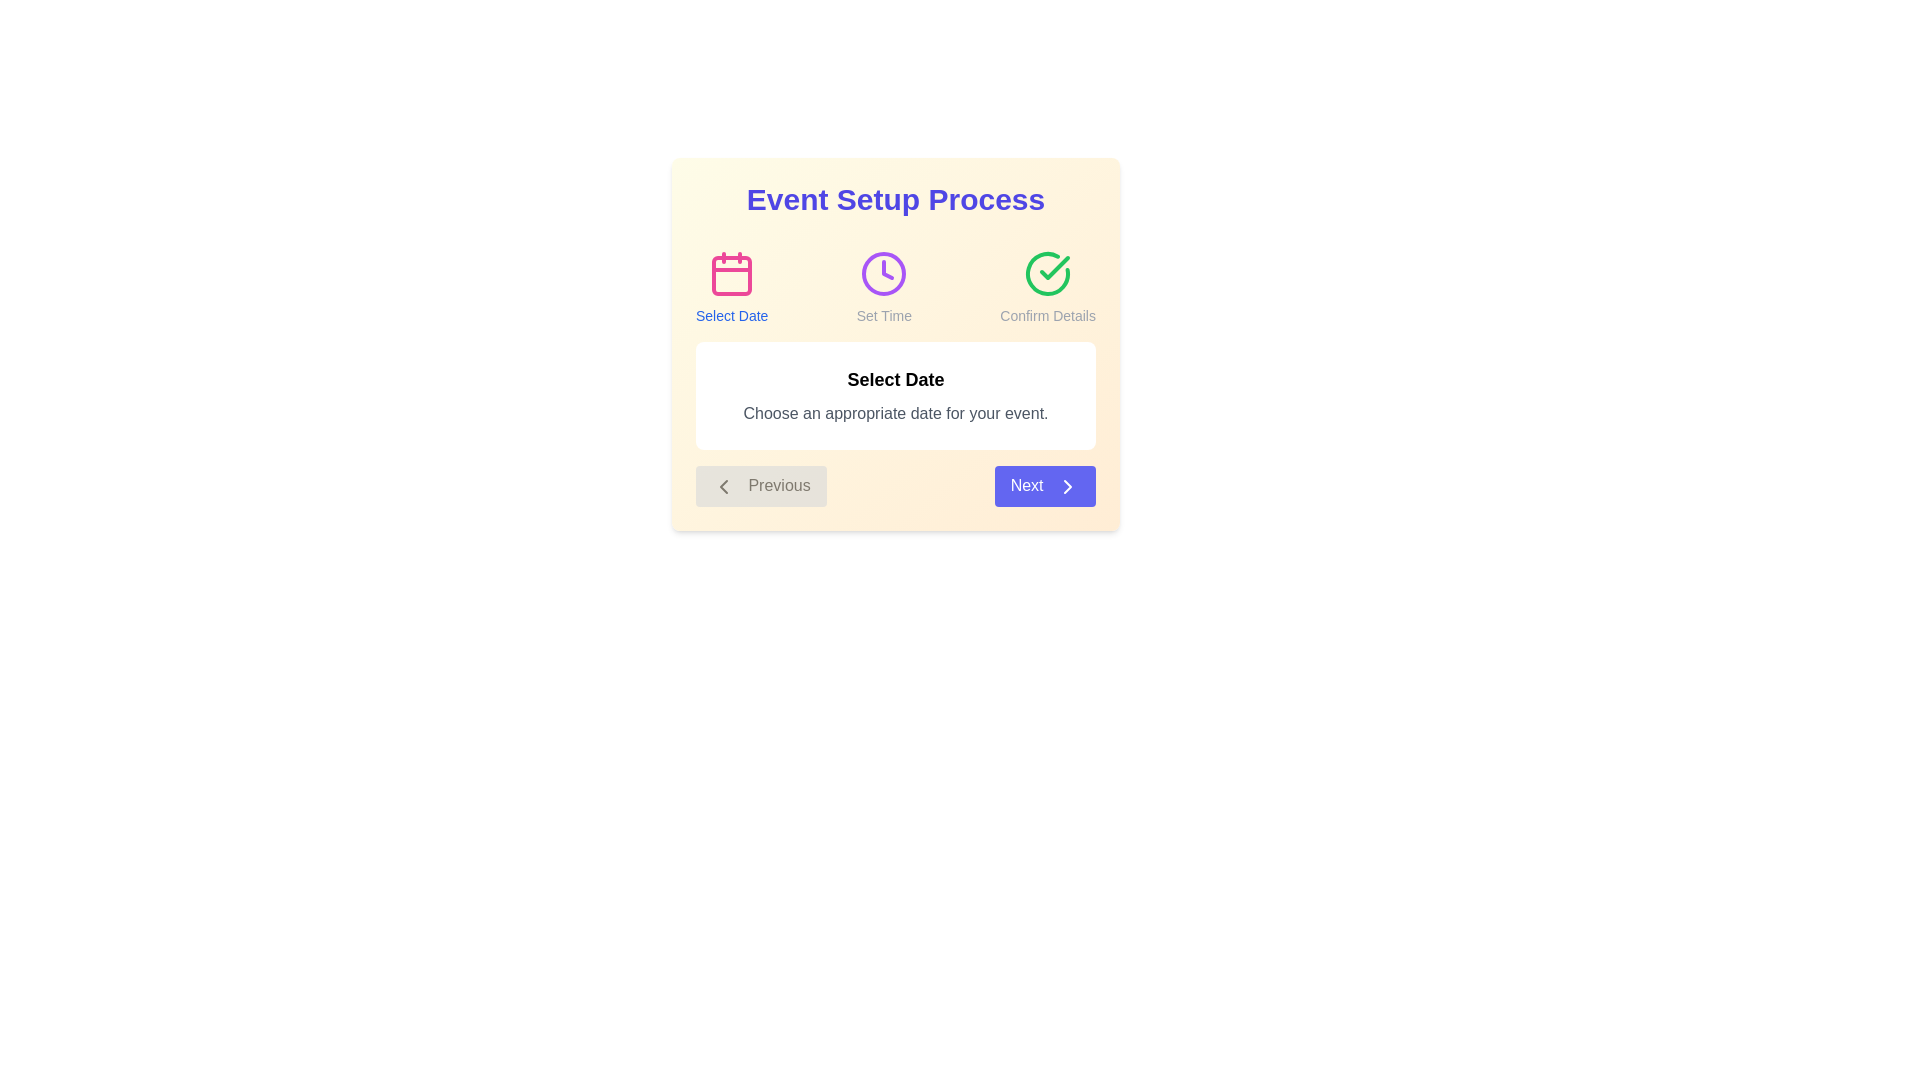  Describe the element at coordinates (1047, 288) in the screenshot. I see `the step indicator for Confirm Details to view its description` at that location.